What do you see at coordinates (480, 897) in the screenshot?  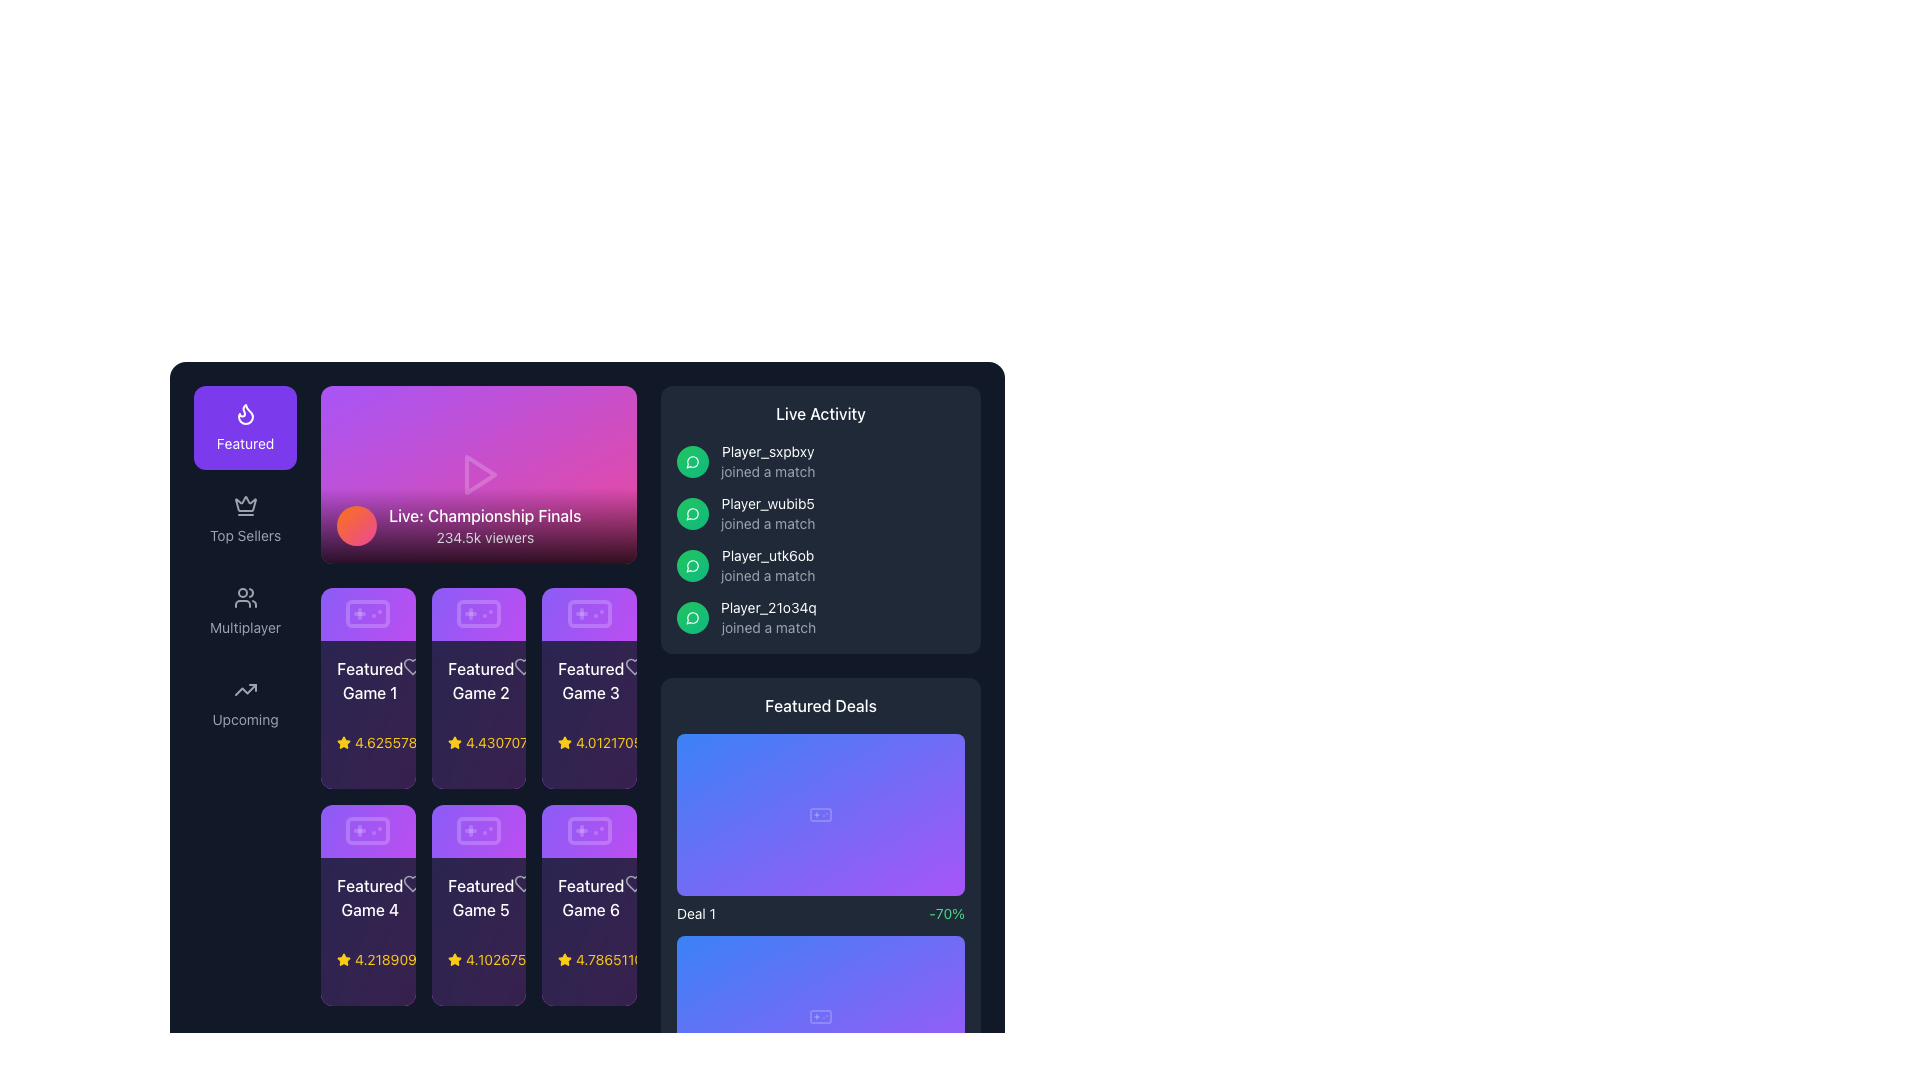 I see `the text label reading 'Featured Game 5', which is styled in white against a purple background, located in the second row and middle column of the grid layout` at bounding box center [480, 897].